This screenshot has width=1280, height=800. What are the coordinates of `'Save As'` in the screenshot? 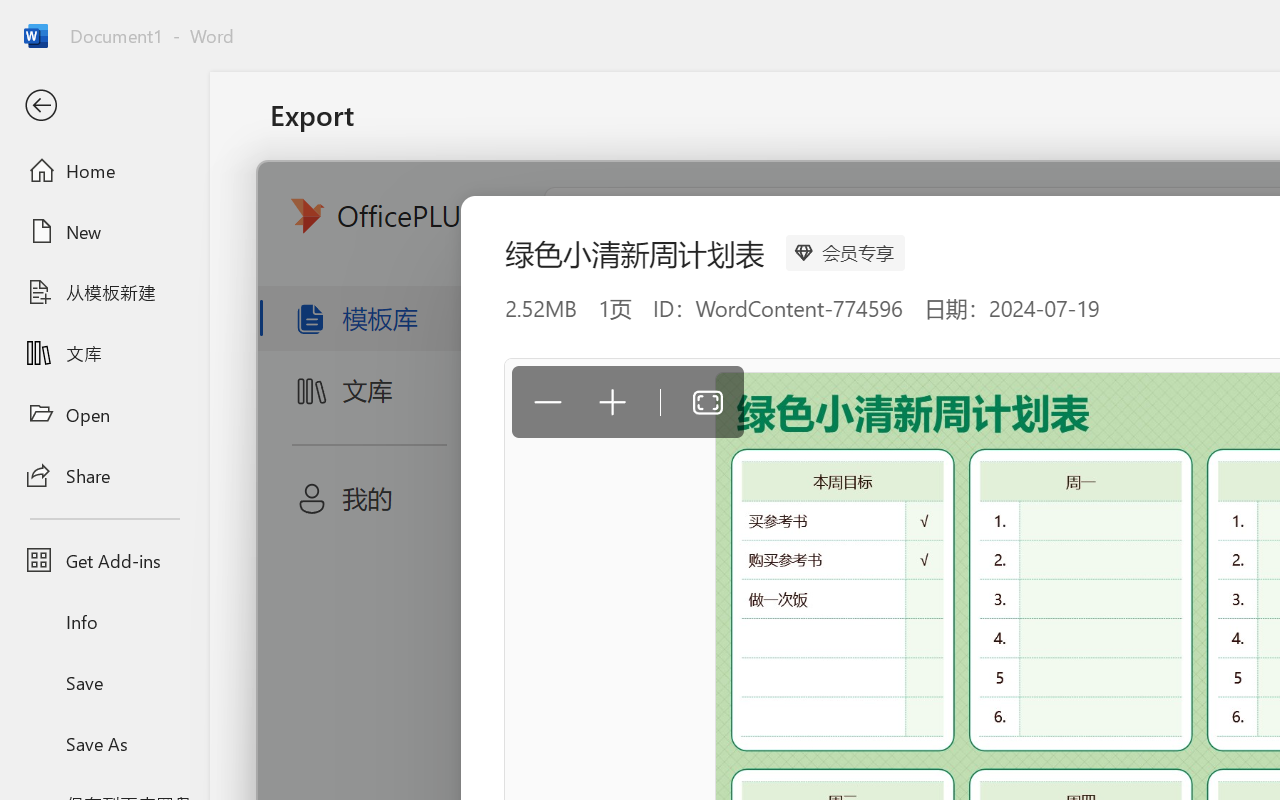 It's located at (103, 743).